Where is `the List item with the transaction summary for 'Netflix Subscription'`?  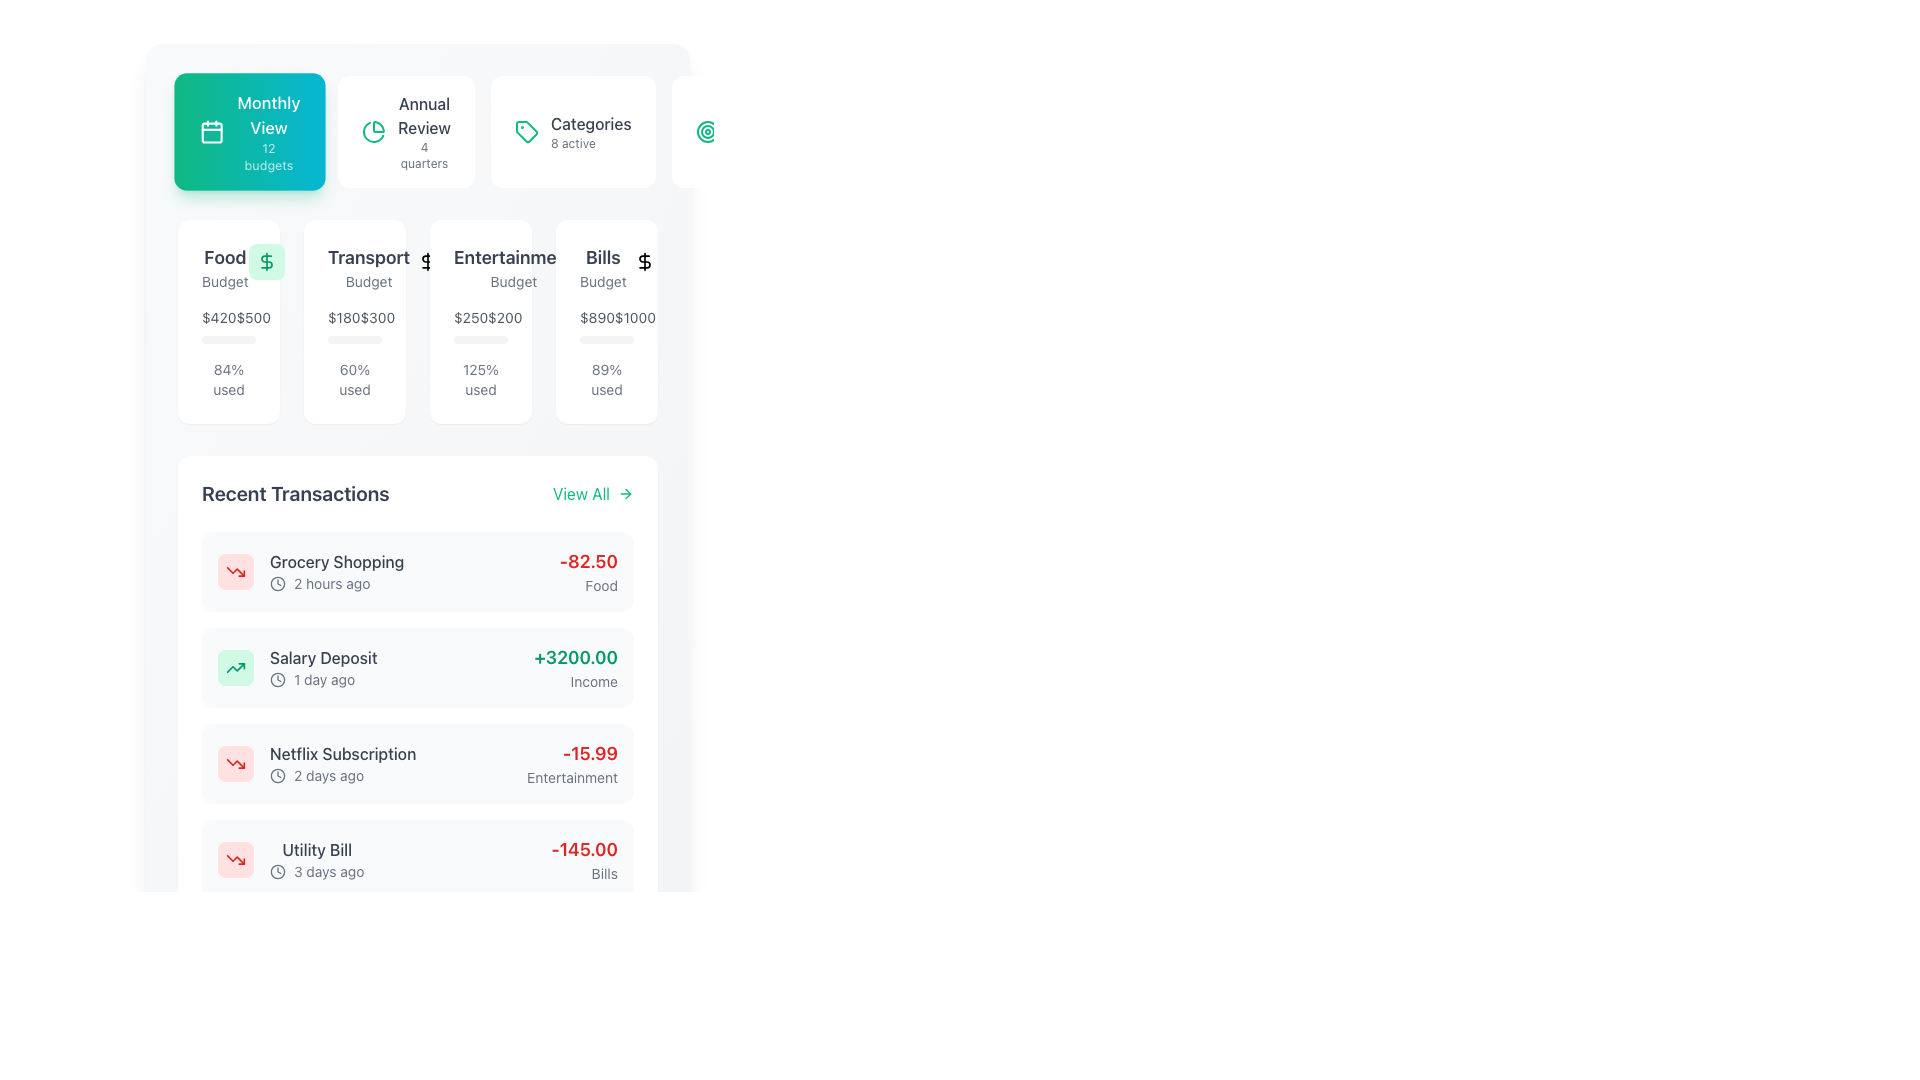
the List item with the transaction summary for 'Netflix Subscription' is located at coordinates (416, 763).